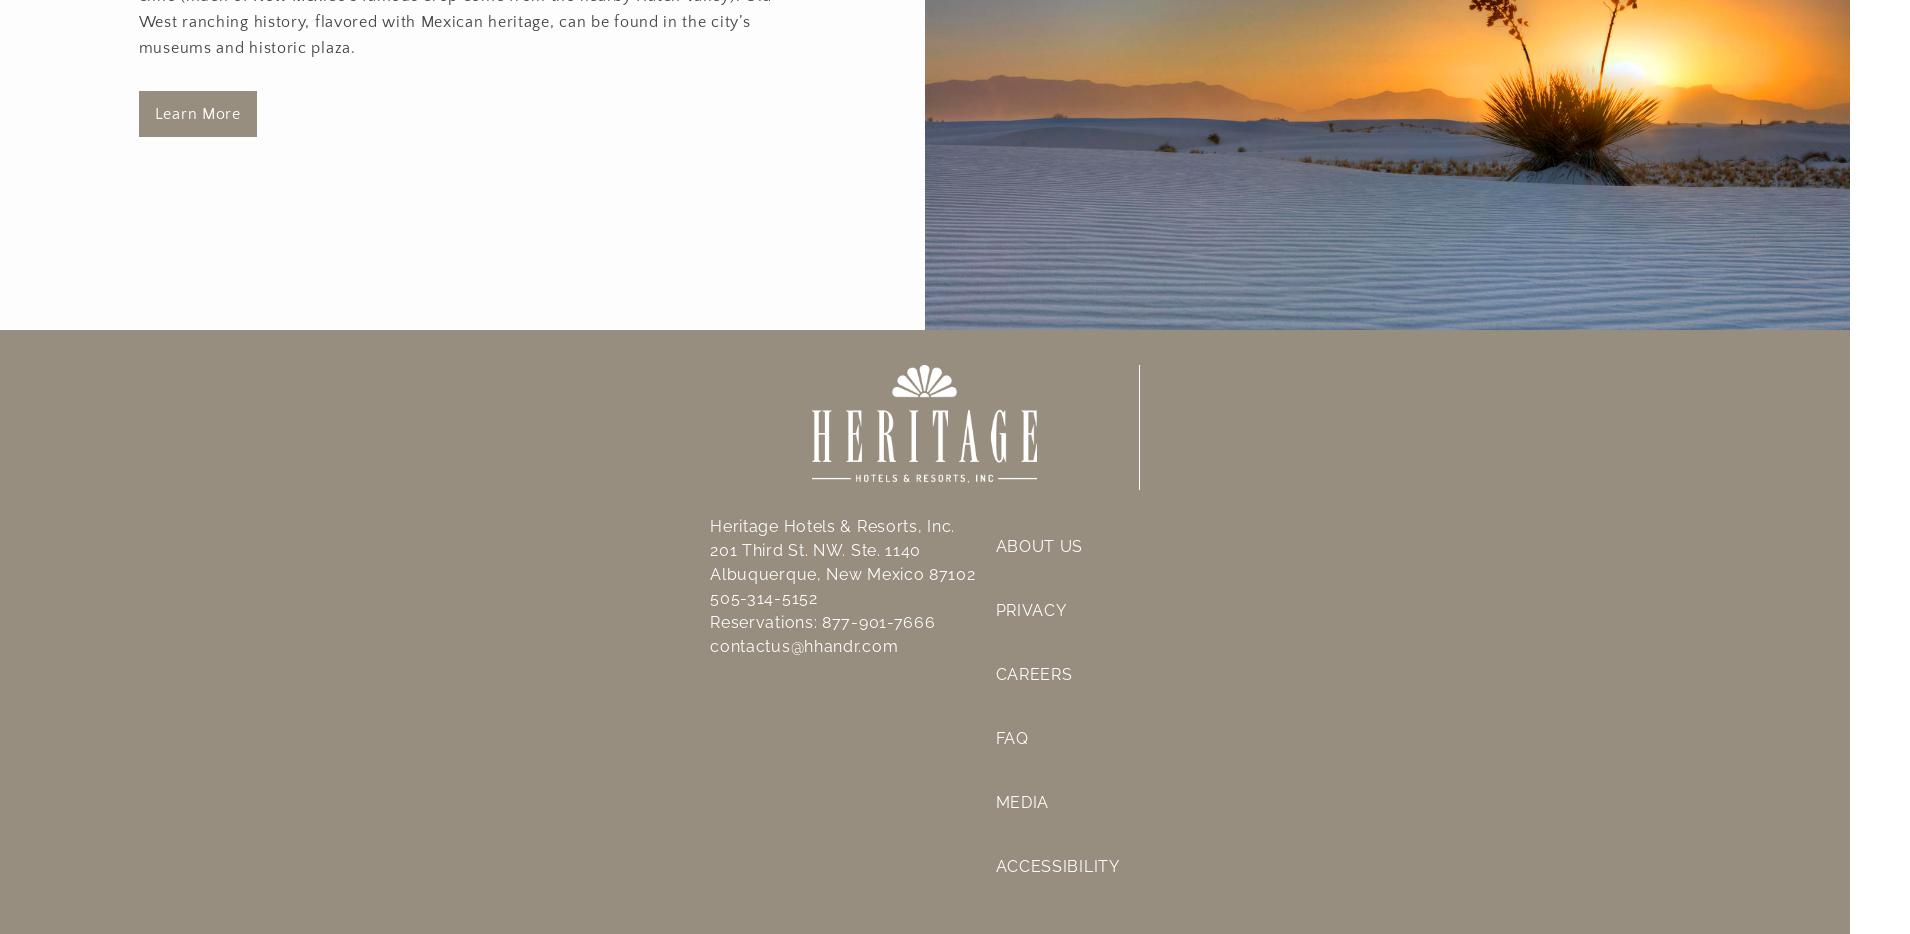  What do you see at coordinates (1010, 737) in the screenshot?
I see `'FAQ'` at bounding box center [1010, 737].